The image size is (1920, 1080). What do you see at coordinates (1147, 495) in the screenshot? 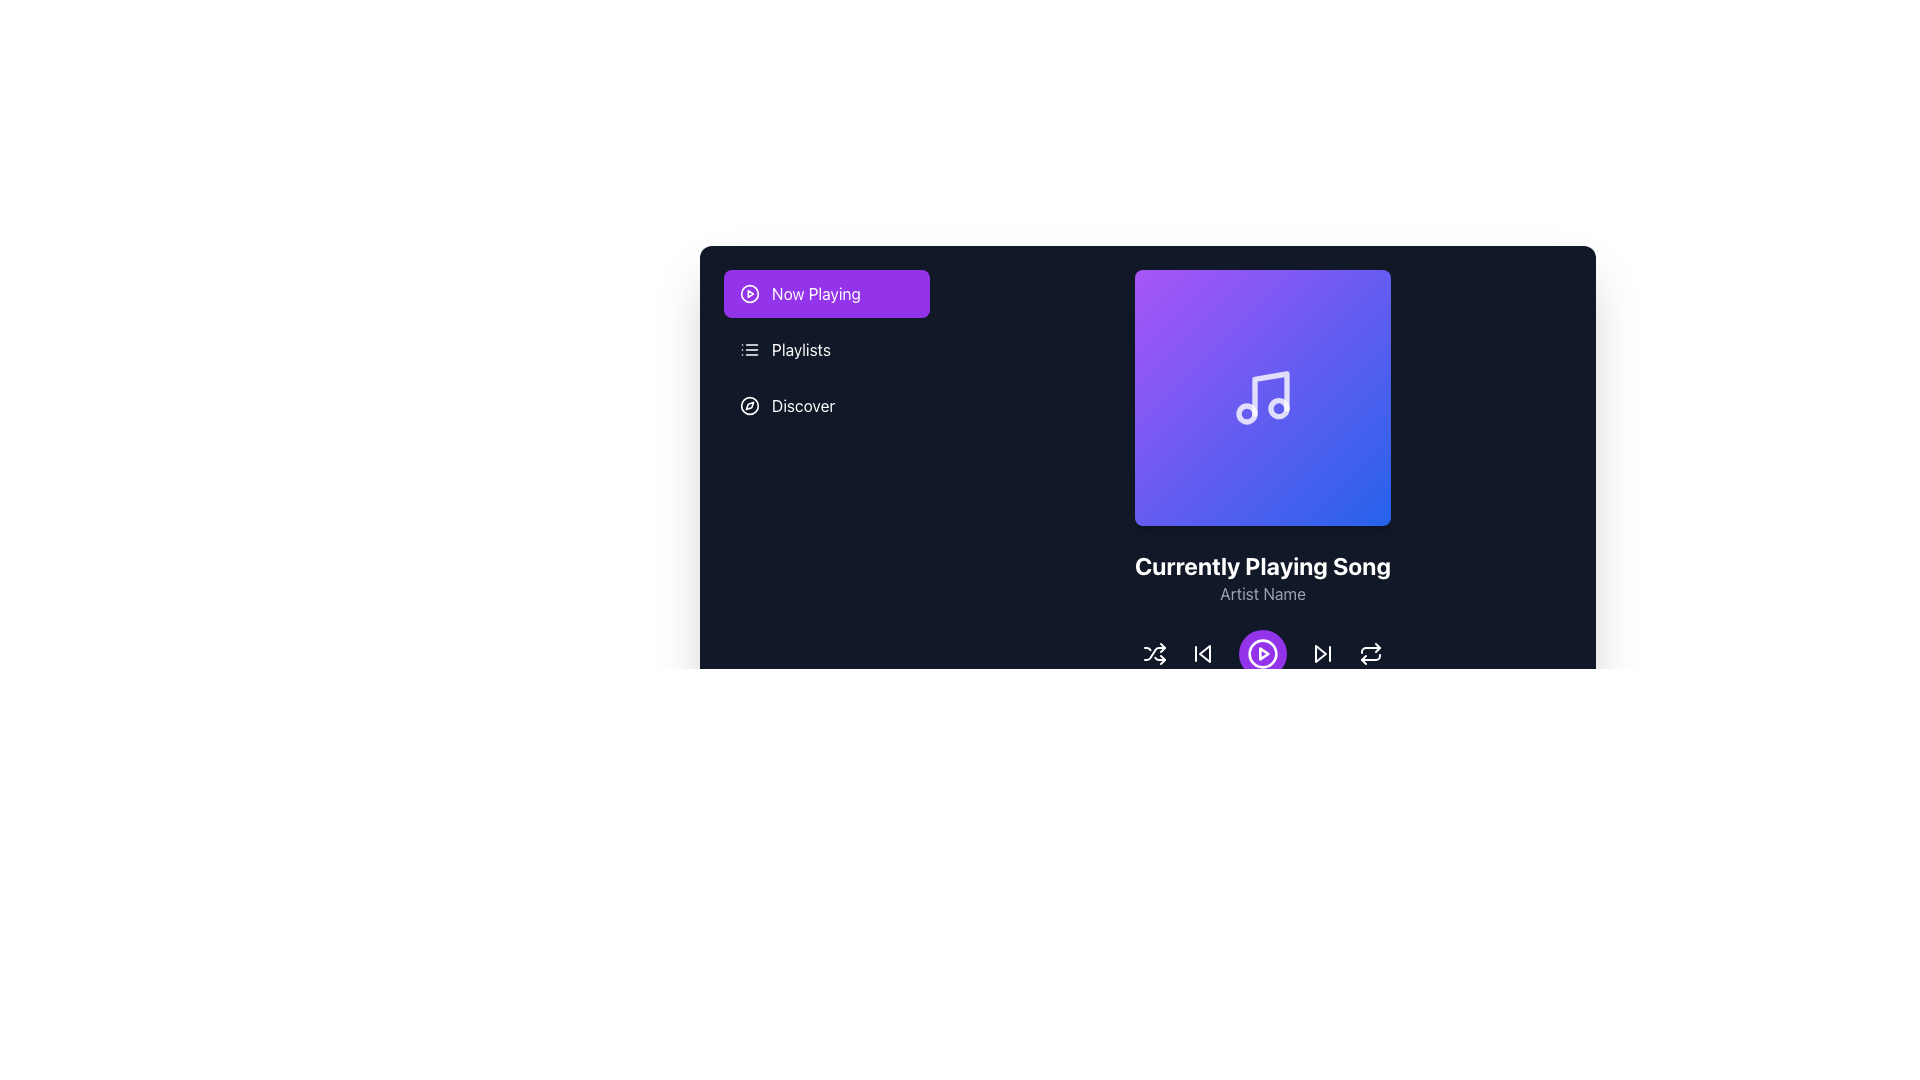
I see `the album art image element representing the currently playing track for rearrangement` at bounding box center [1147, 495].